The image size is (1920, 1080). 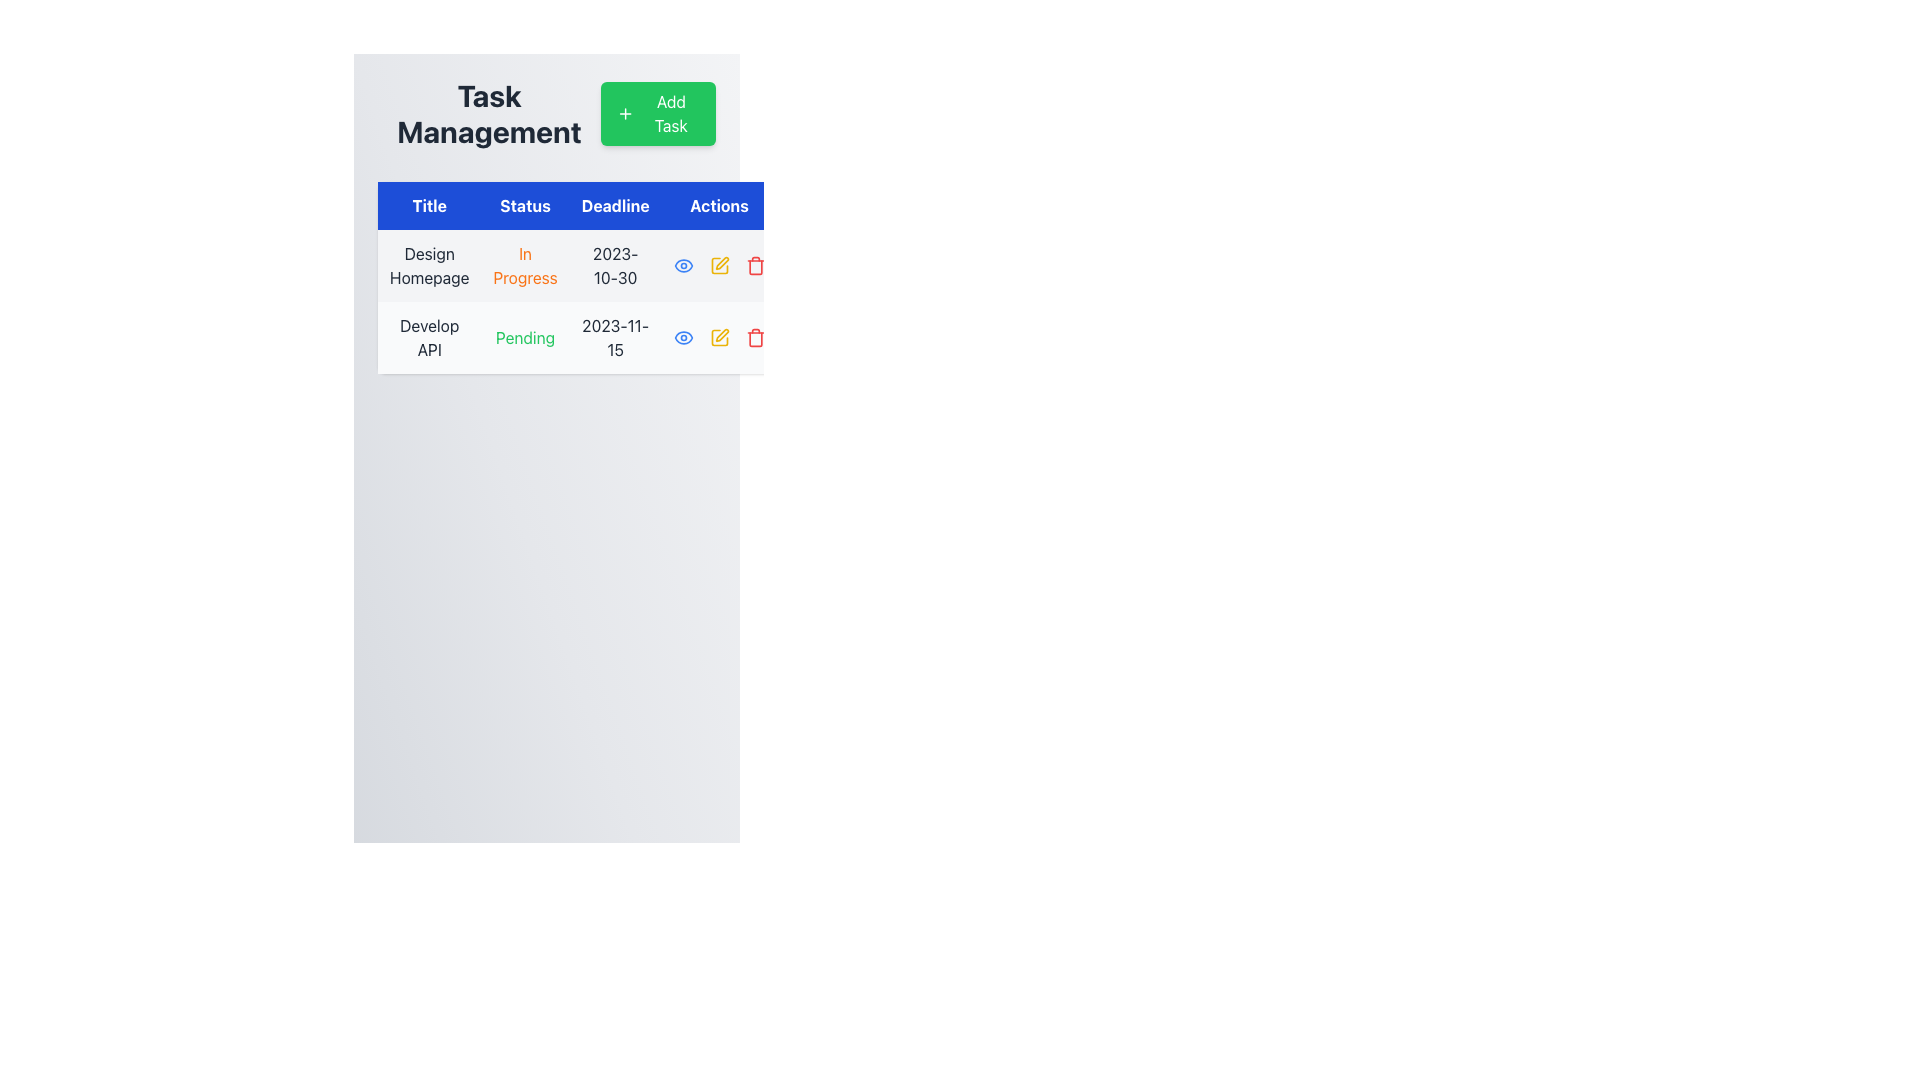 I want to click on the 'Add Task' button, which is a rectangular button with rounded corners, filled with a green background and white text, located to the right of the 'Task Management' text, so click(x=658, y=114).